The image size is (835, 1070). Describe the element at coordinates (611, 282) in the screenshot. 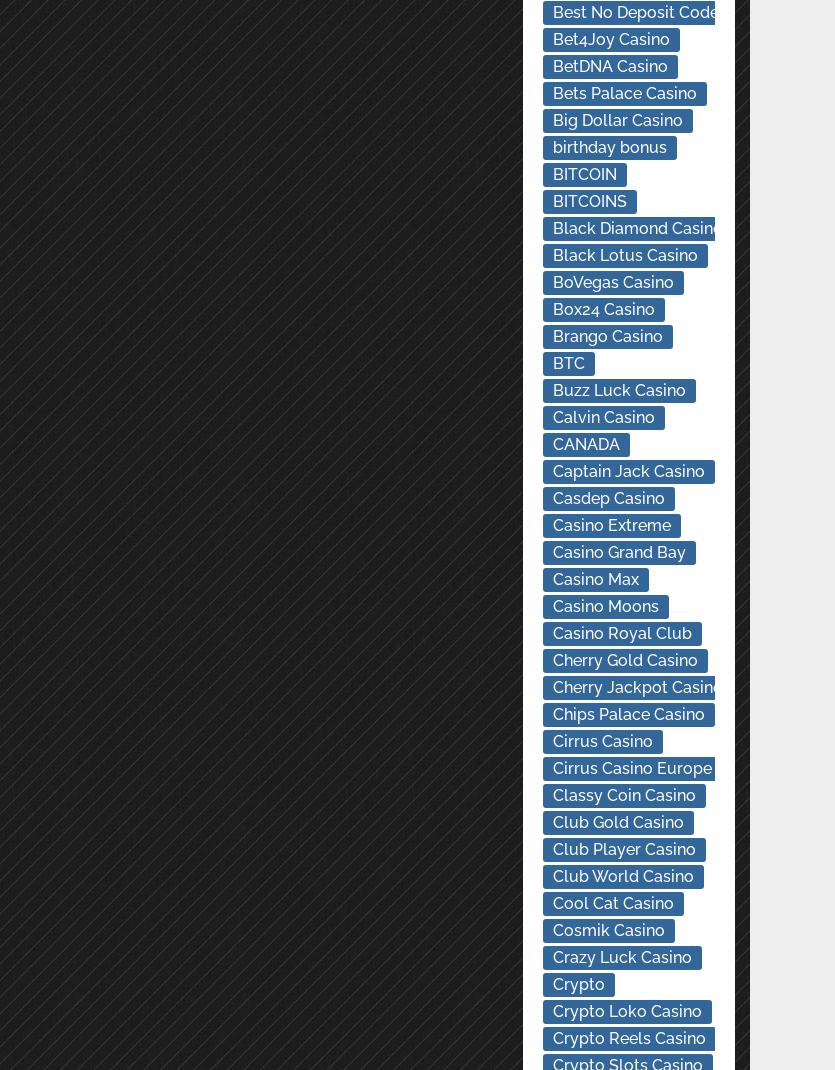

I see `'BoVegas Casino'` at that location.